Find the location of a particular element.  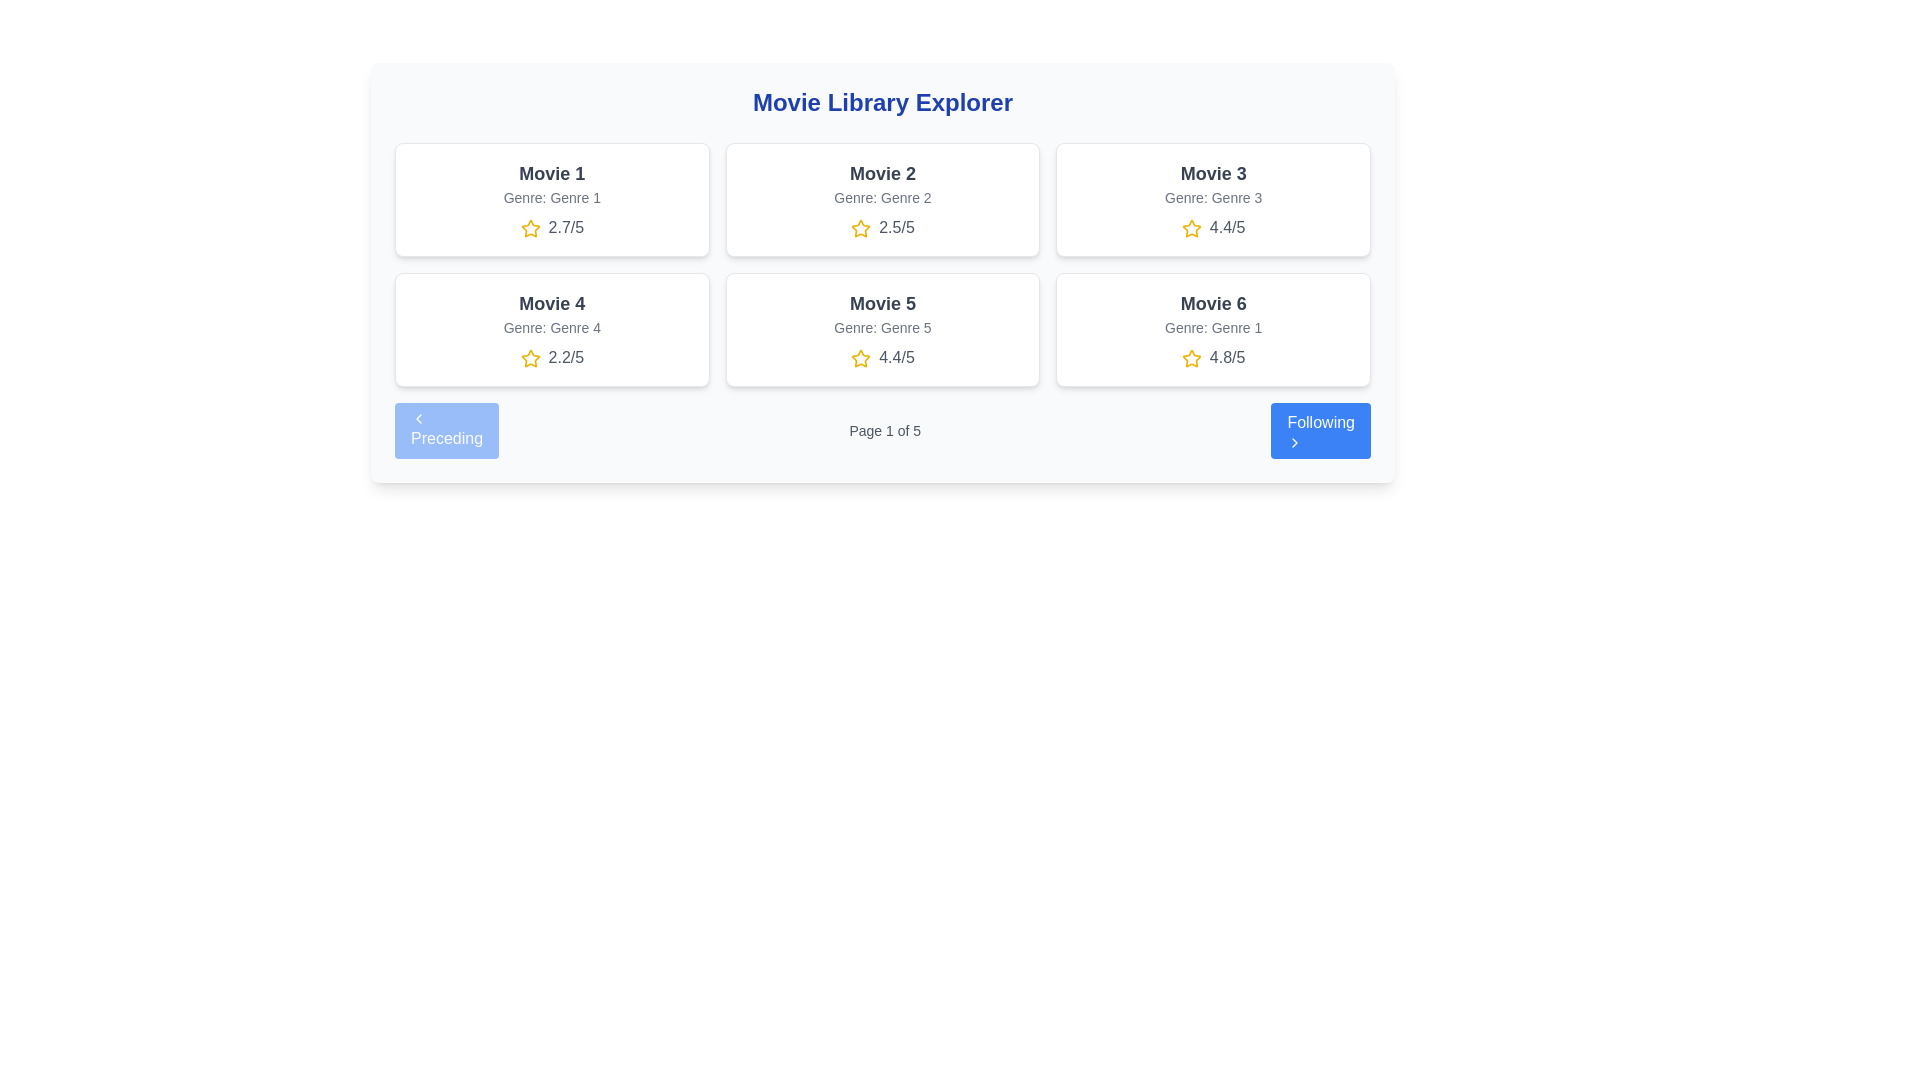

the star icon representing a rating system, which is visually indicated alongside the numerical score of '4.8/5.' is located at coordinates (1191, 357).